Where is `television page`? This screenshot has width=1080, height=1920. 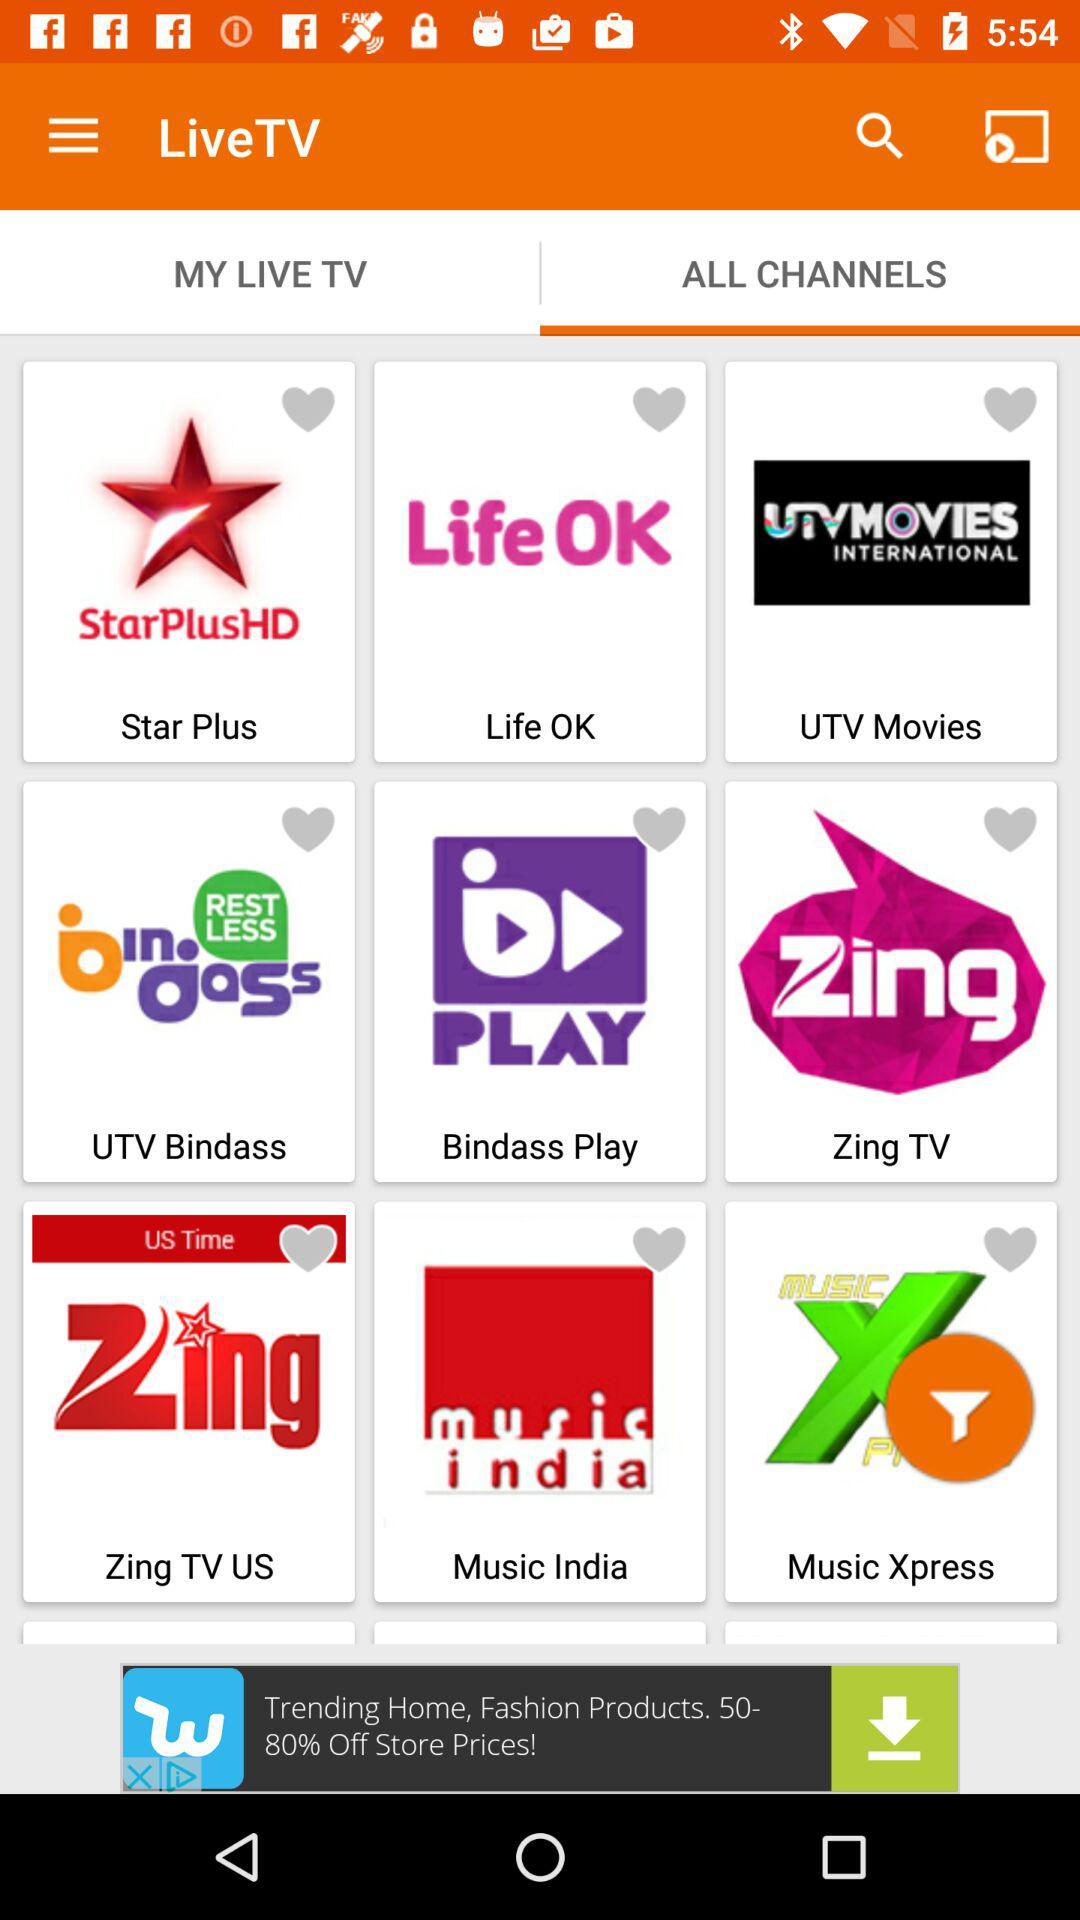 television page is located at coordinates (308, 407).